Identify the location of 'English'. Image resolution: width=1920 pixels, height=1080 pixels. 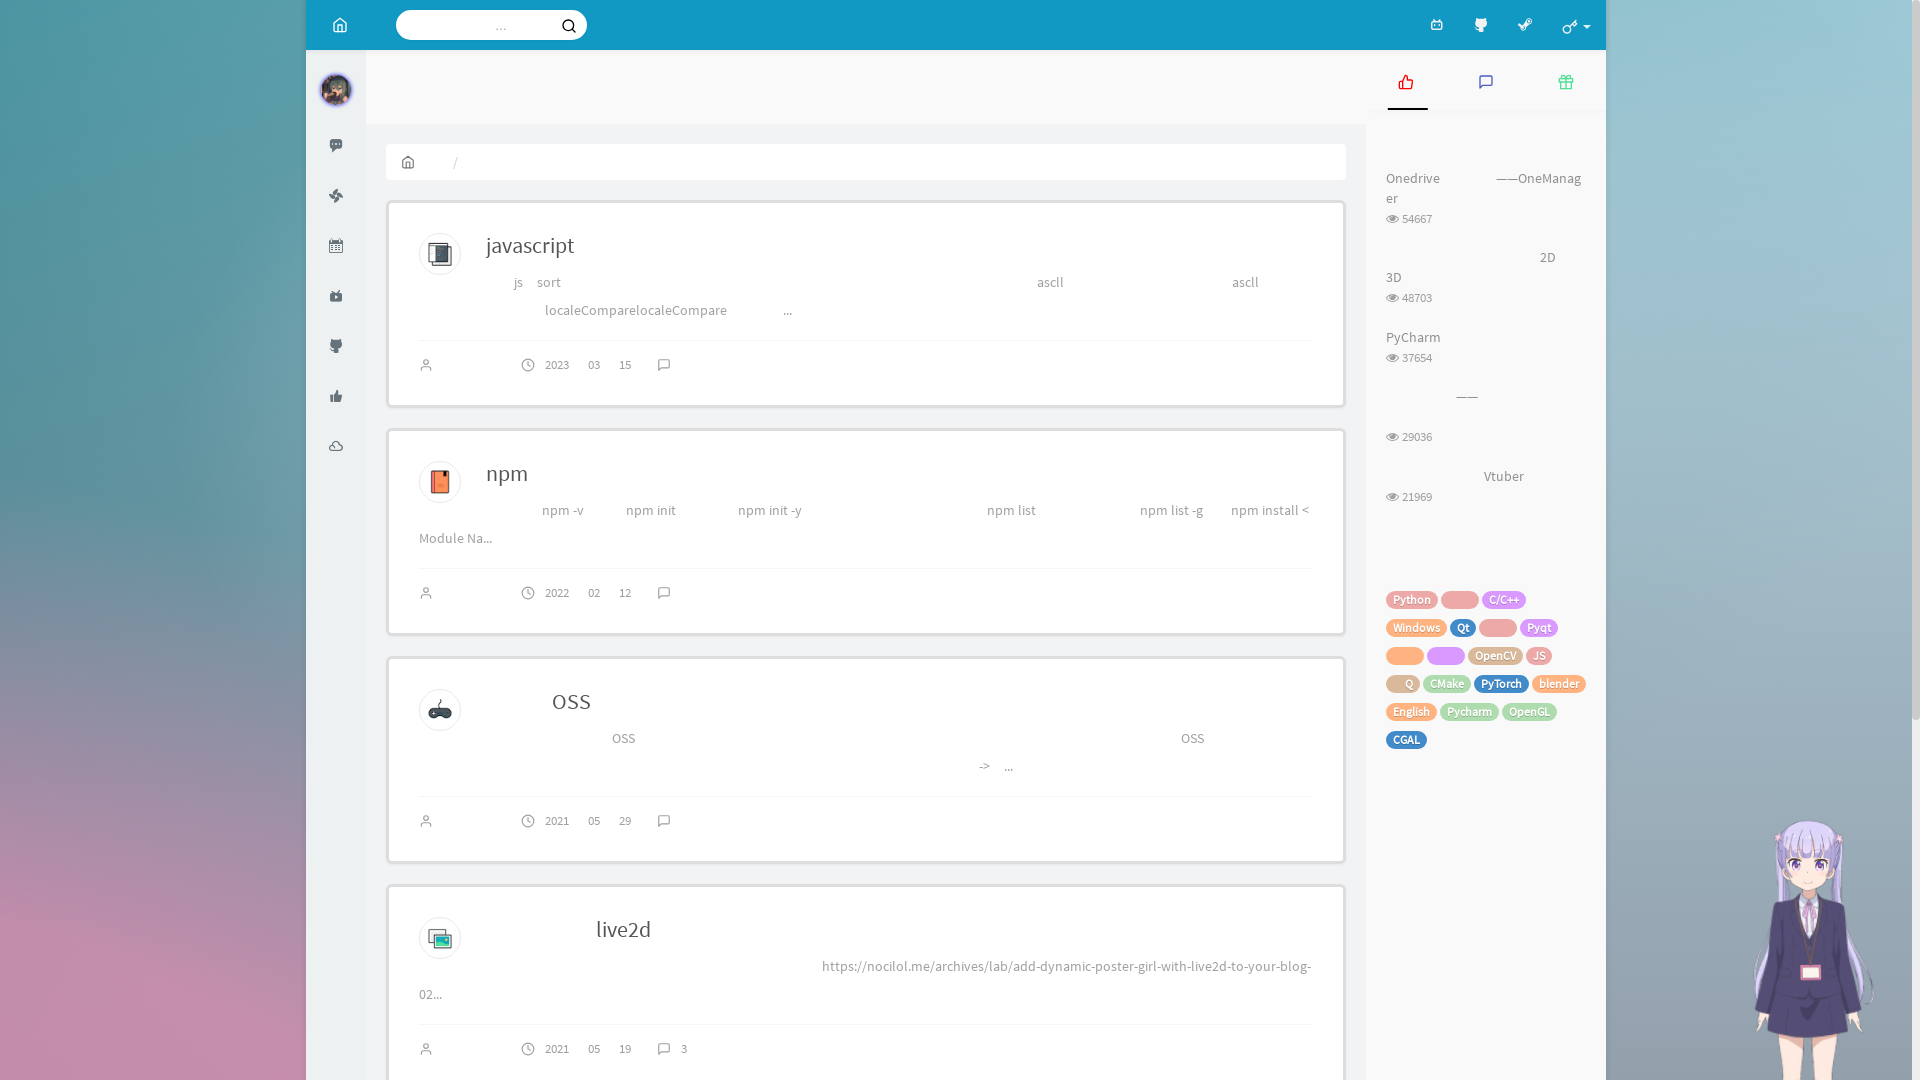
(1410, 711).